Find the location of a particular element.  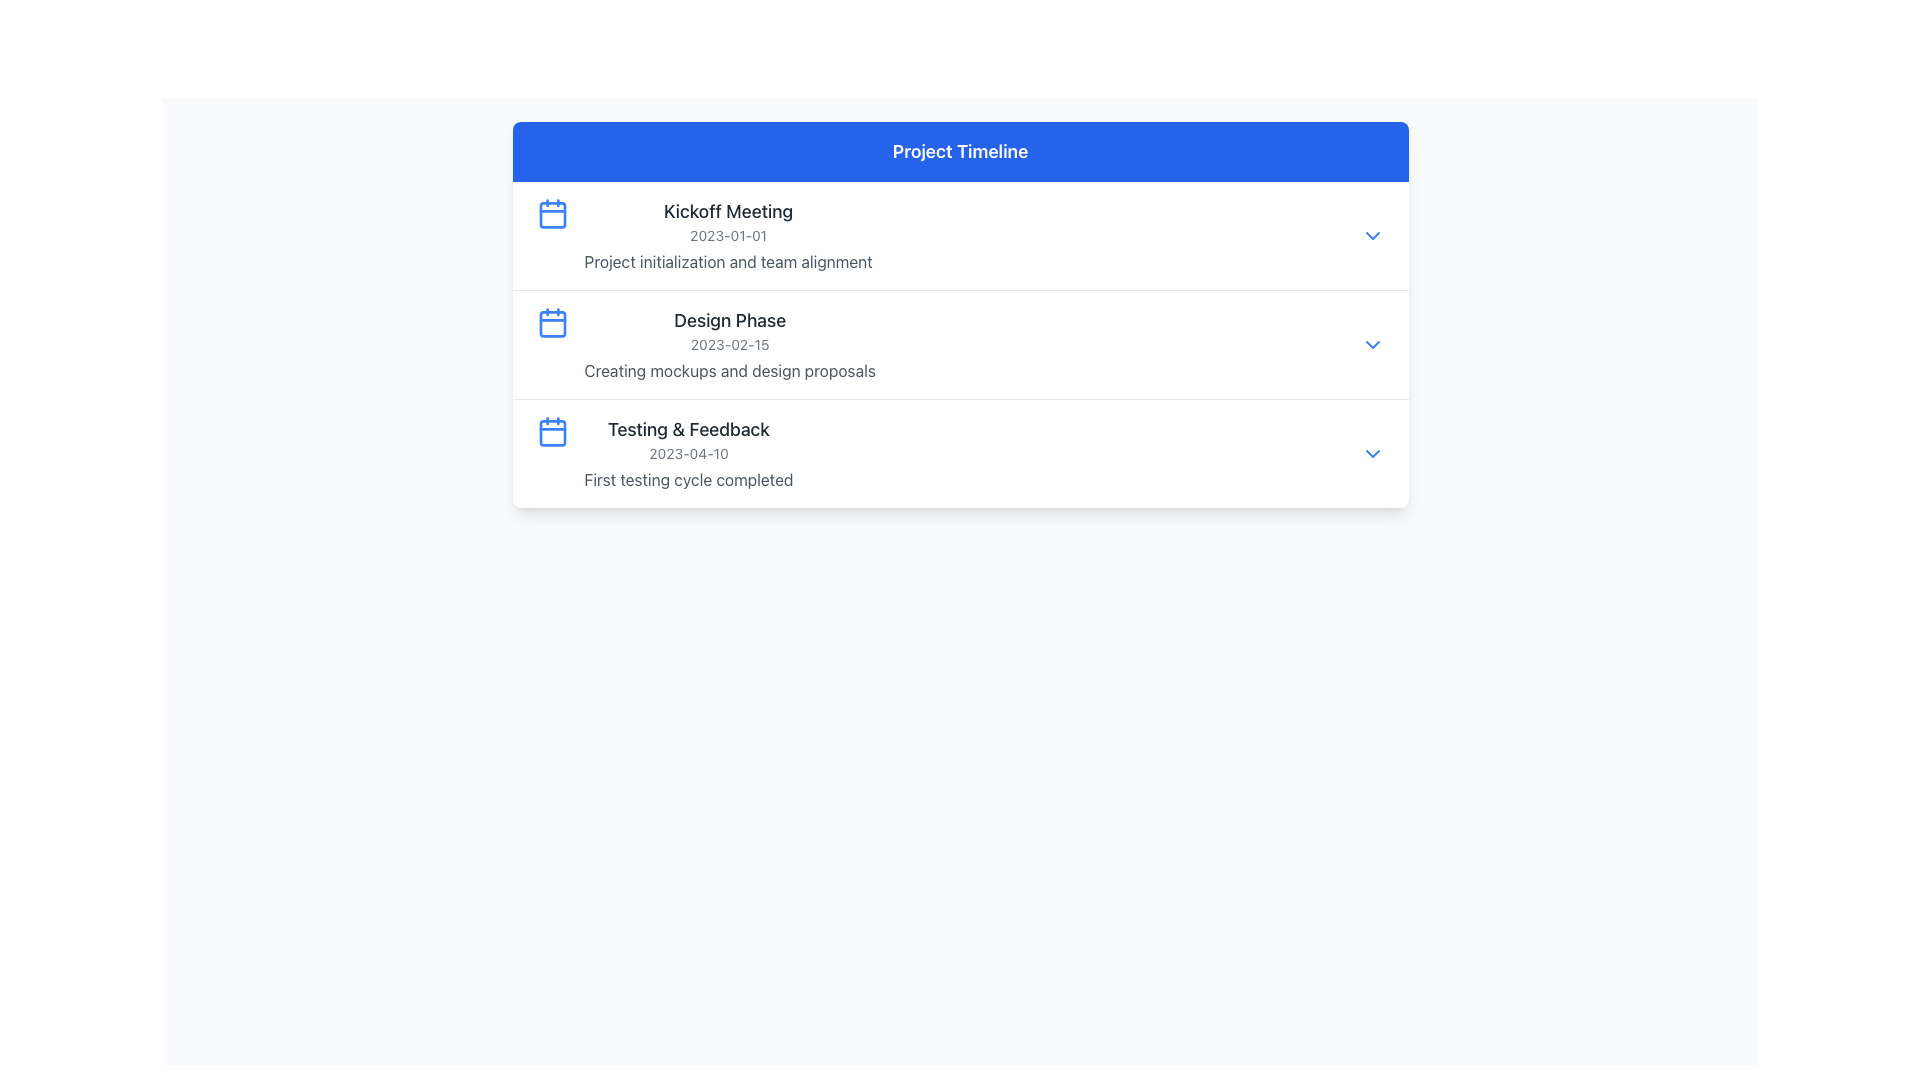

the 'Testing & Feedback' phase entry in the Project Timeline interface, which is the third section in the list of timeline events is located at coordinates (960, 454).